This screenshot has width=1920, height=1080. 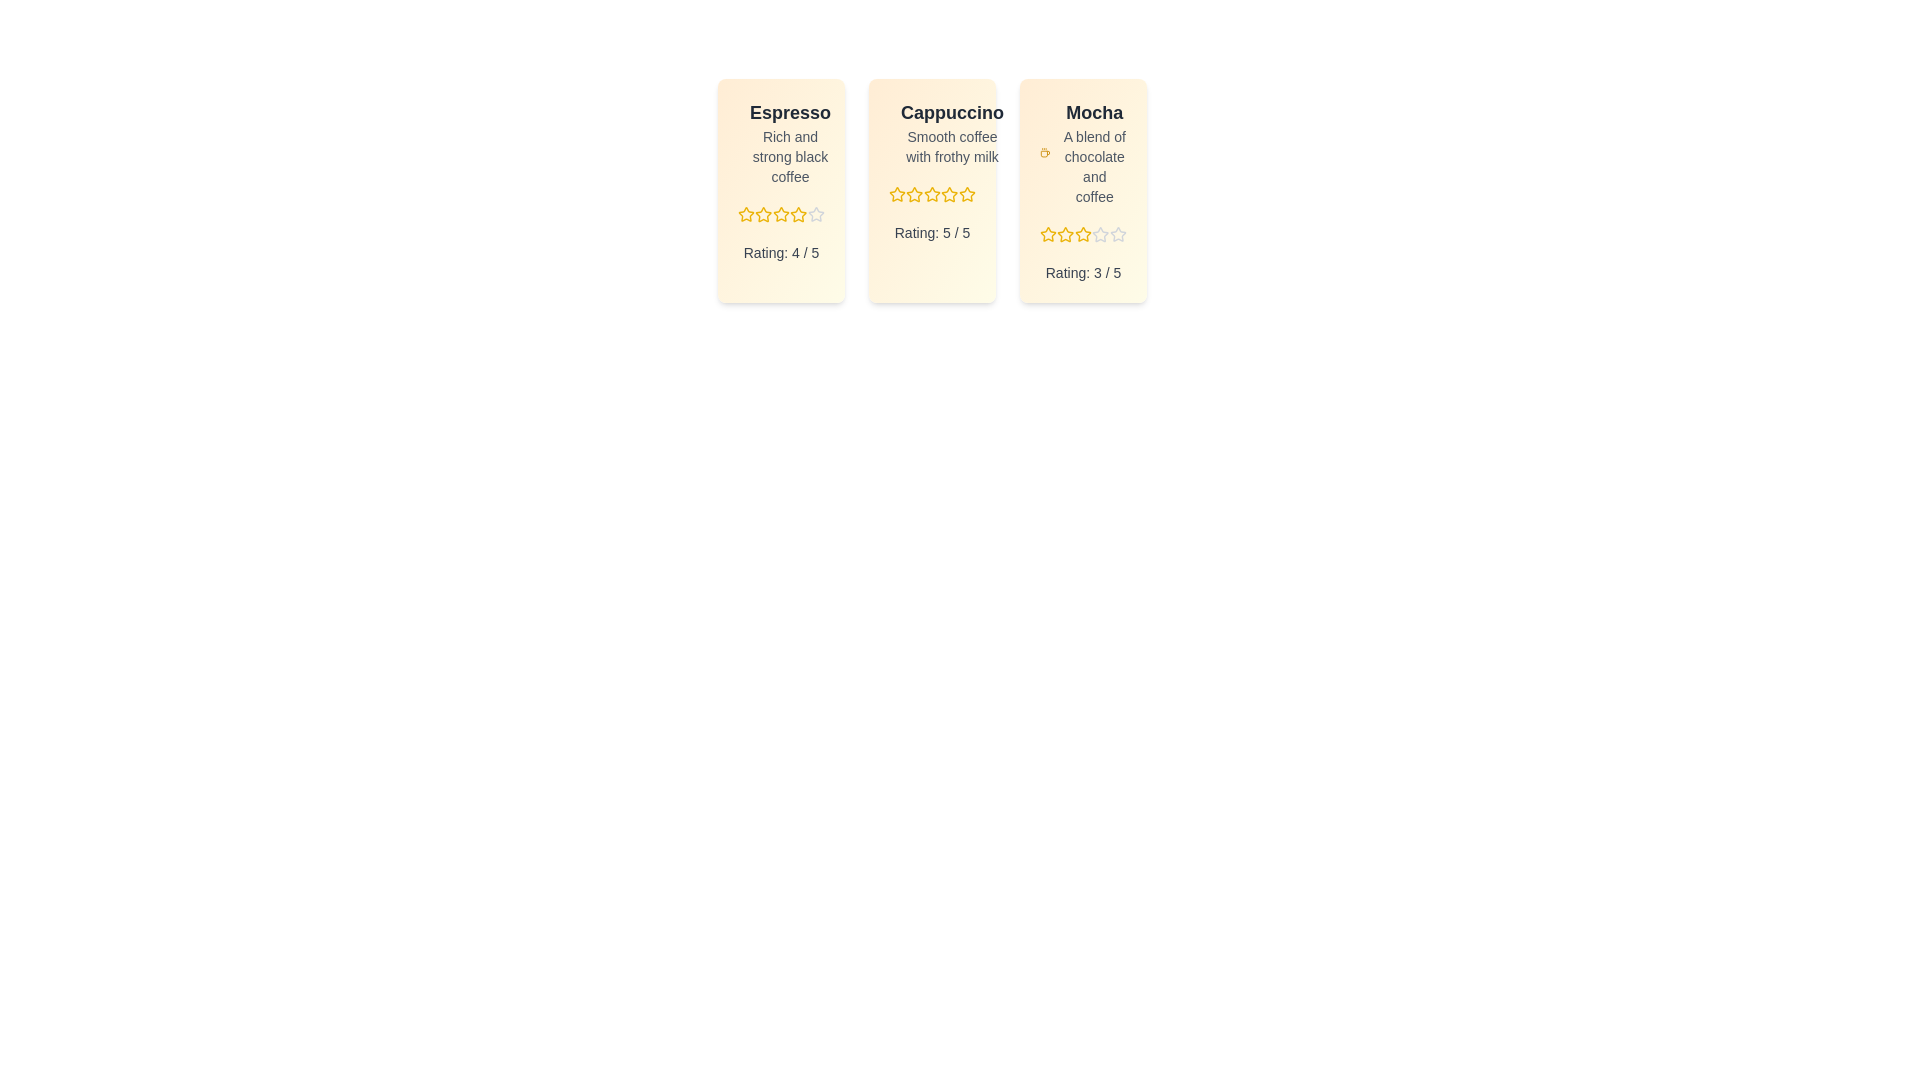 I want to click on the menu item card for Espresso, so click(x=780, y=191).